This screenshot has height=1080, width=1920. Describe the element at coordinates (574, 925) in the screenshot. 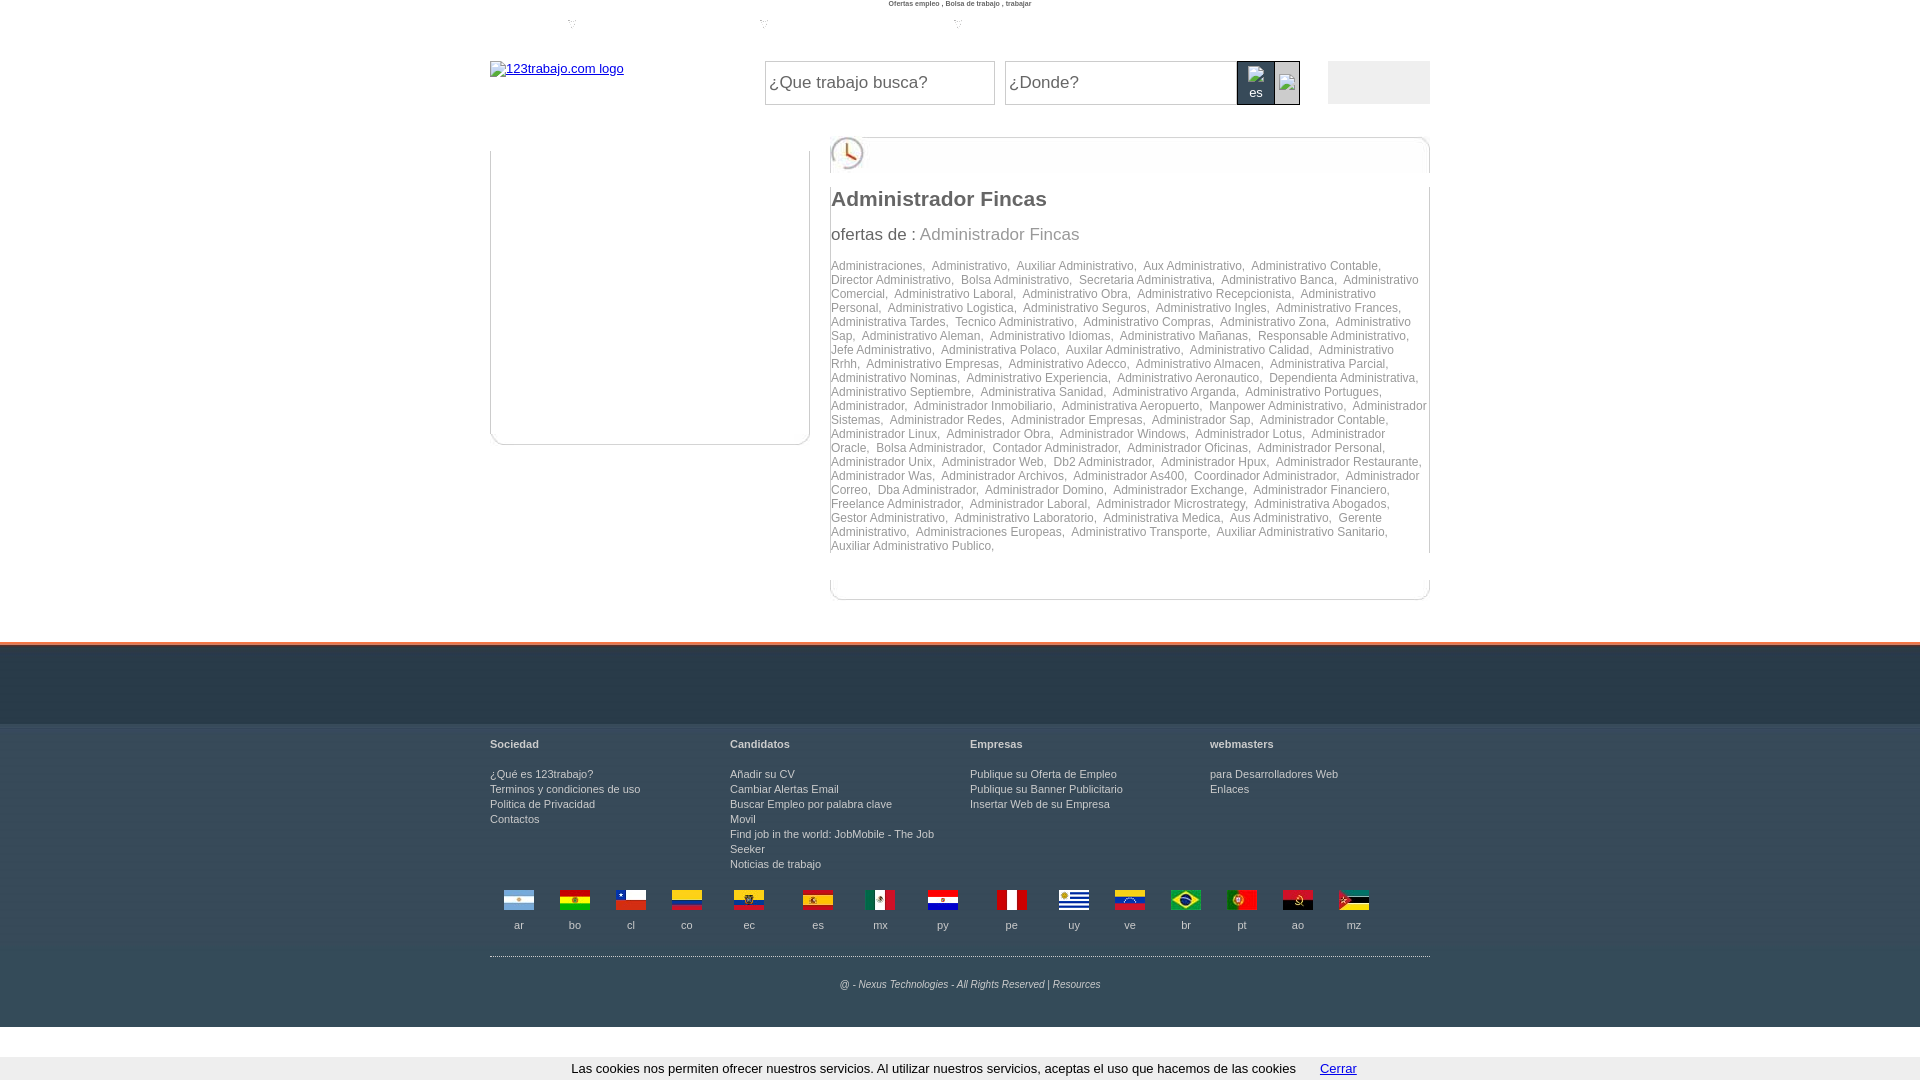

I see `'bo'` at that location.